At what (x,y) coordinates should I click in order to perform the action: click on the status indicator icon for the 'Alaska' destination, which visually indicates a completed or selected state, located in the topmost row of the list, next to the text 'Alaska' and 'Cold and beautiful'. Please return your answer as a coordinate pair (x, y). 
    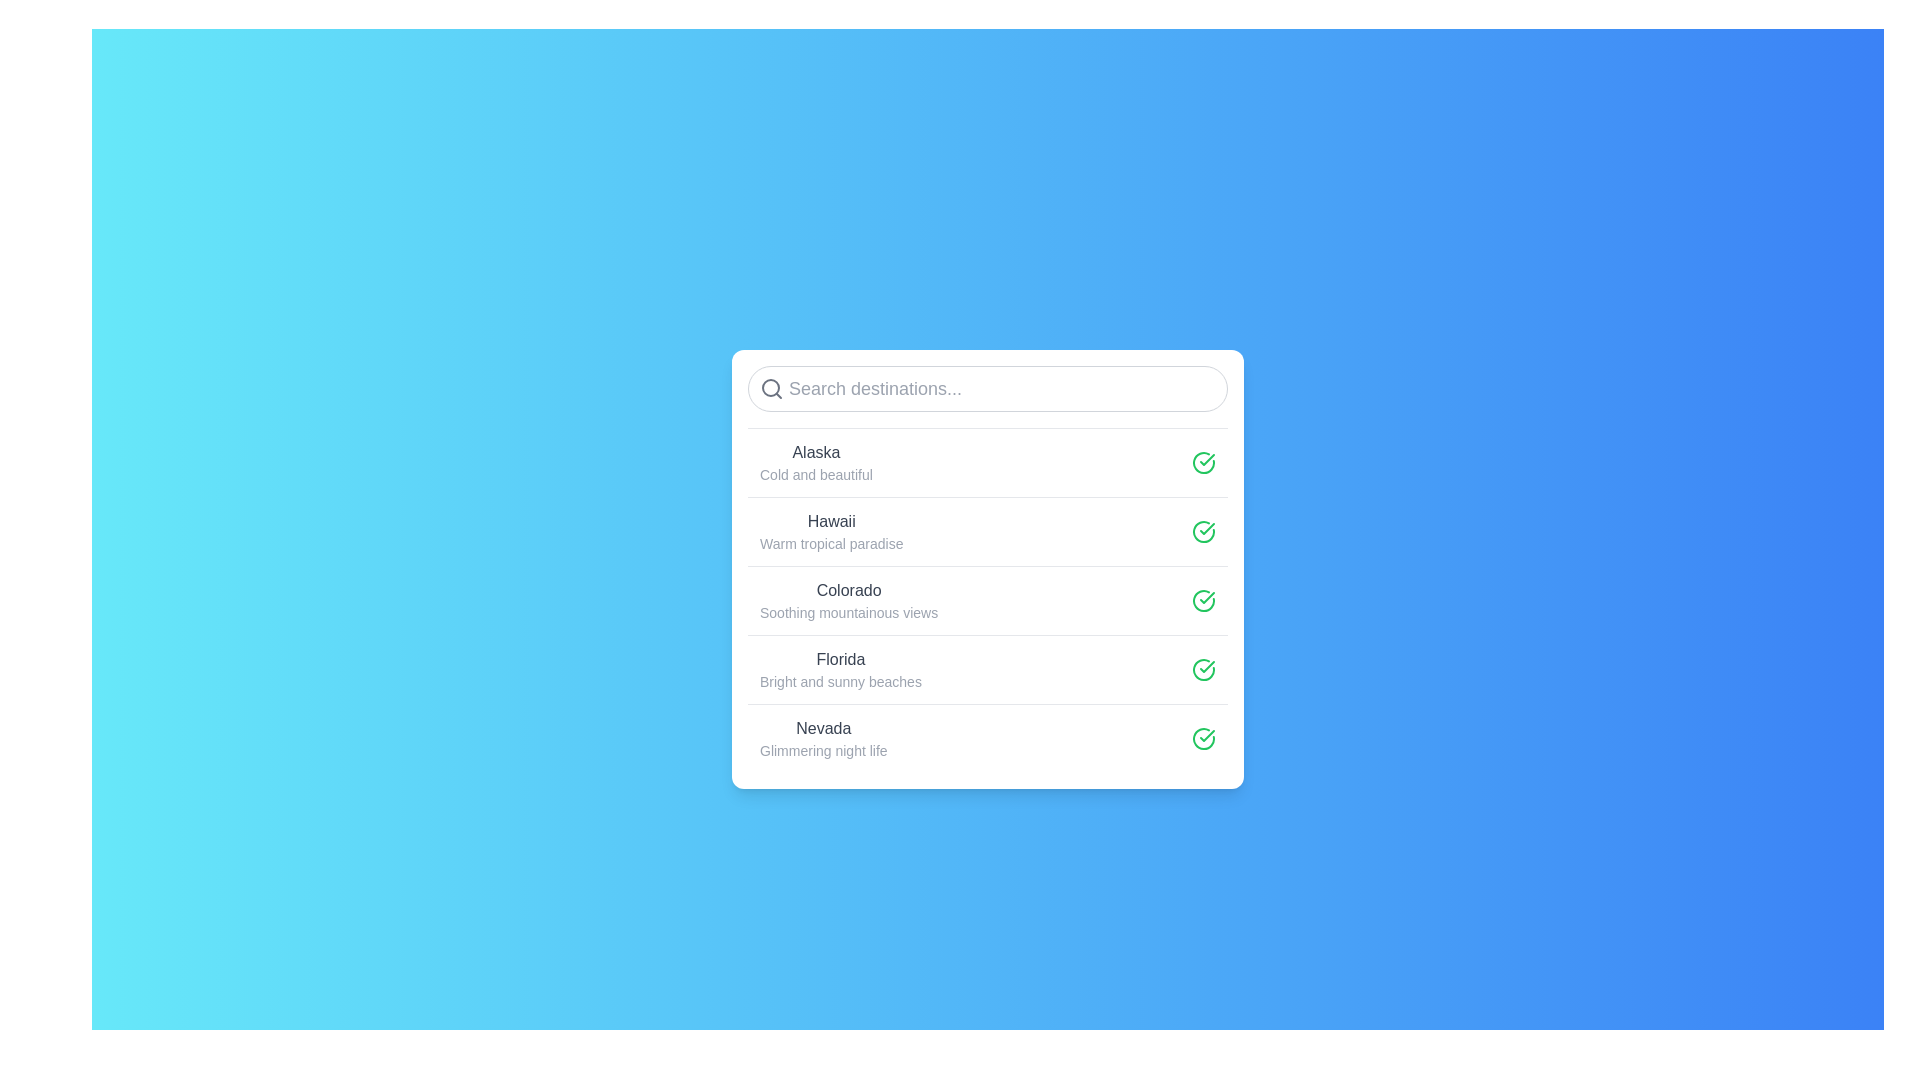
    Looking at the image, I should click on (1203, 462).